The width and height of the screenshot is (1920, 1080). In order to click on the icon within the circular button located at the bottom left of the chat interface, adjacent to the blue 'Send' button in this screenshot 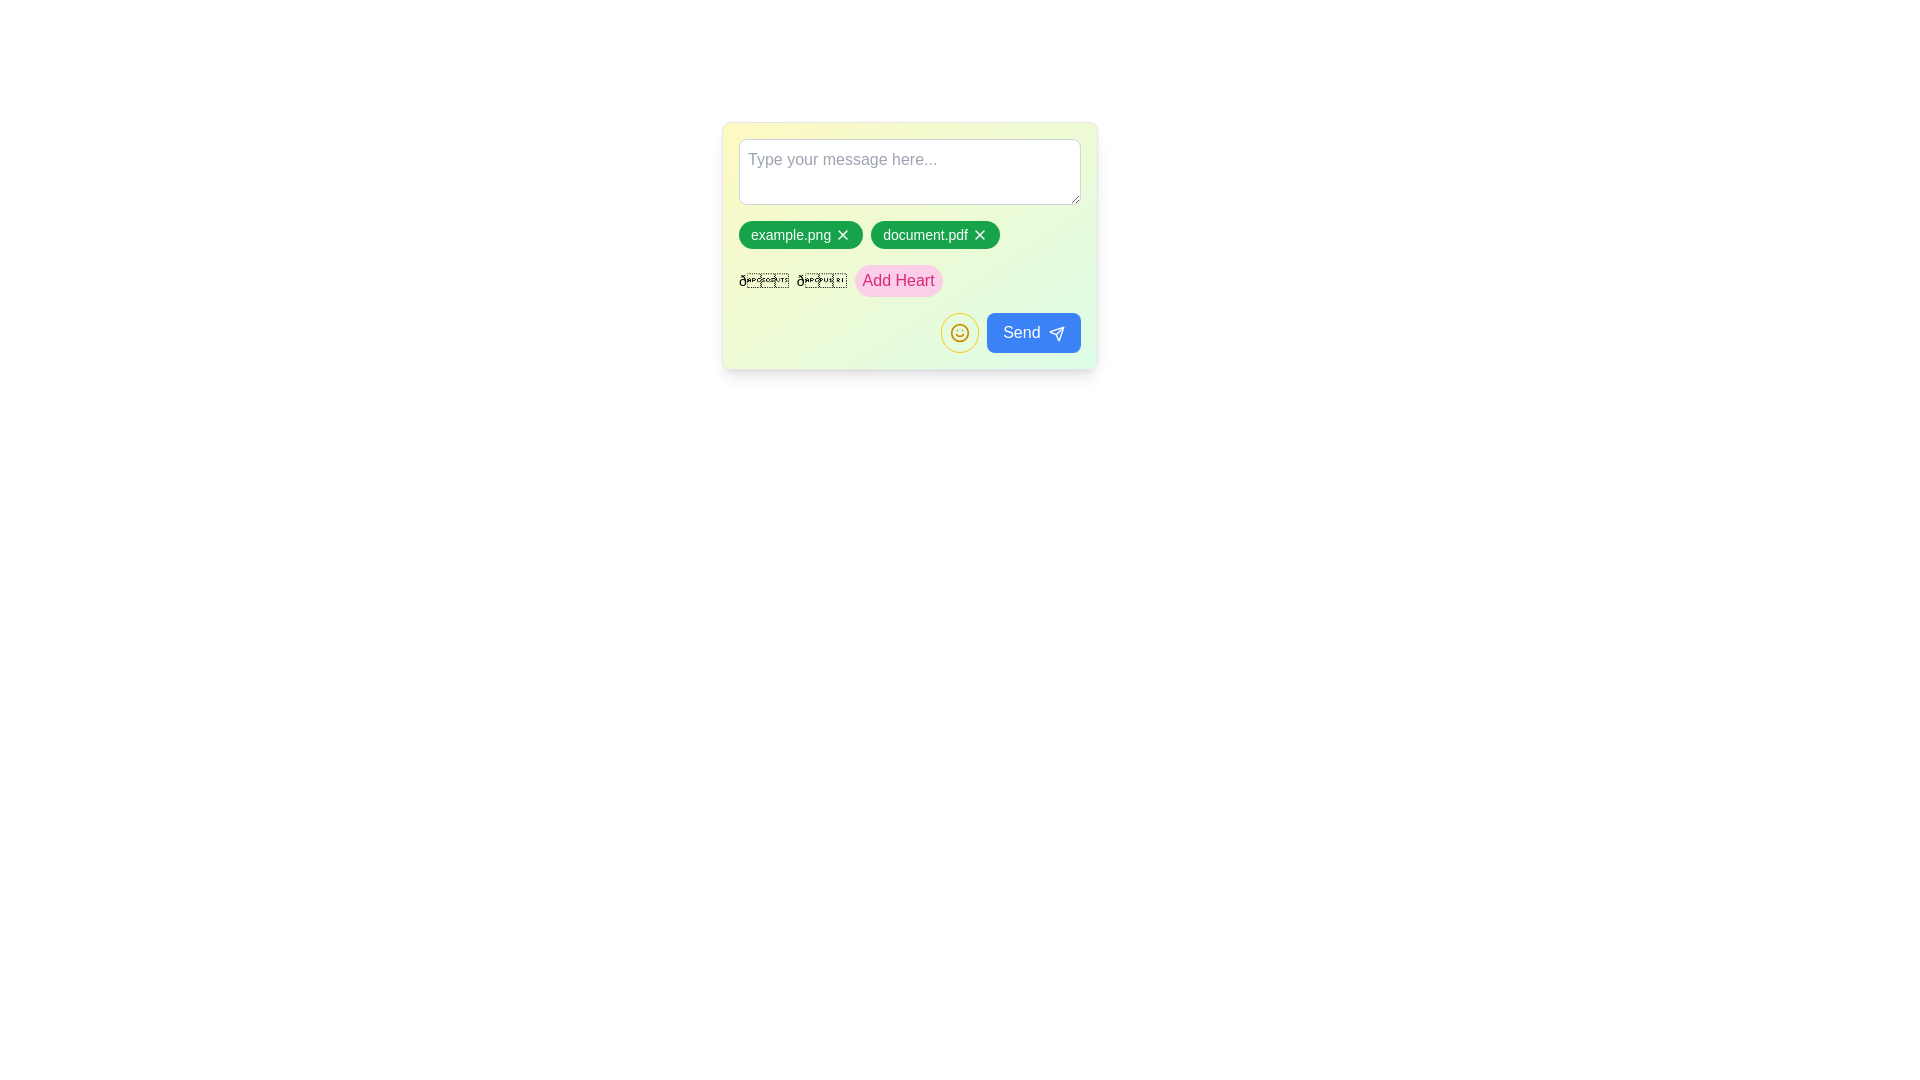, I will do `click(960, 331)`.